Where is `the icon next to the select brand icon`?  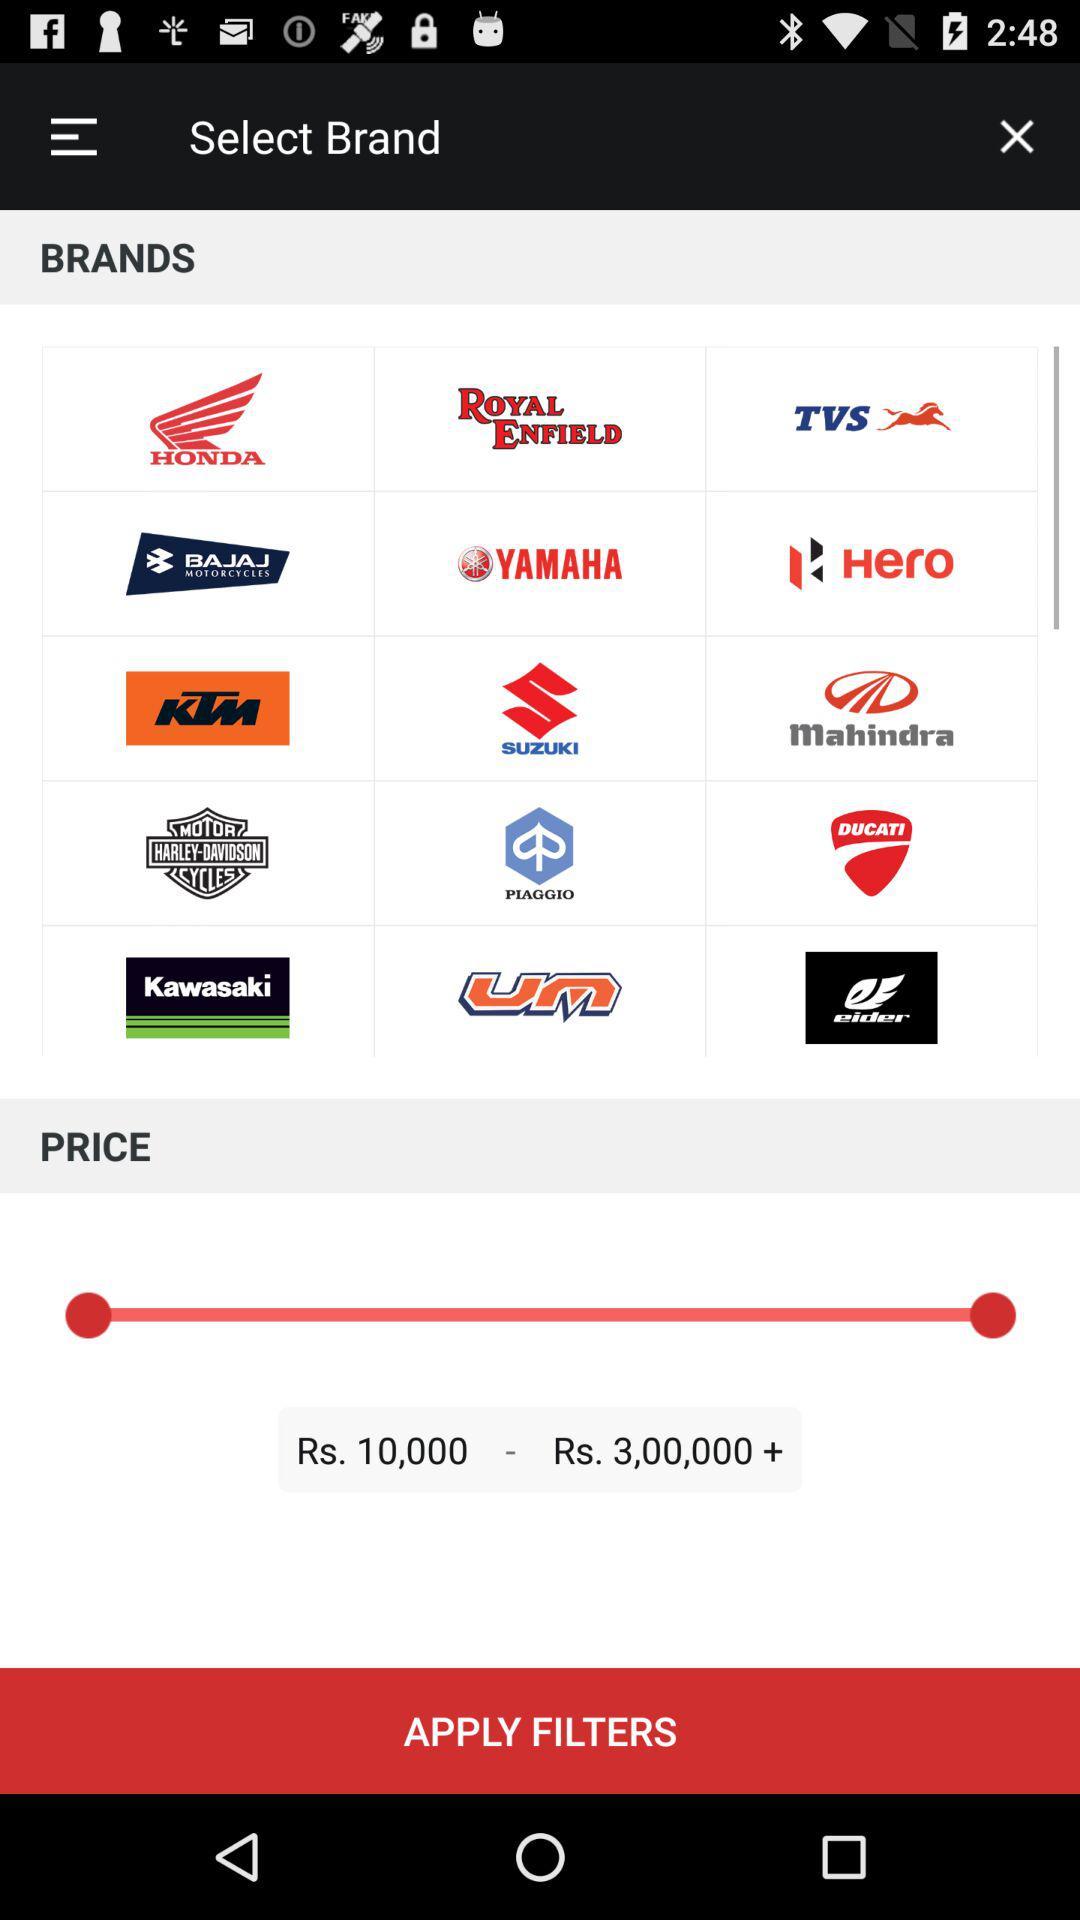 the icon next to the select brand icon is located at coordinates (1017, 135).